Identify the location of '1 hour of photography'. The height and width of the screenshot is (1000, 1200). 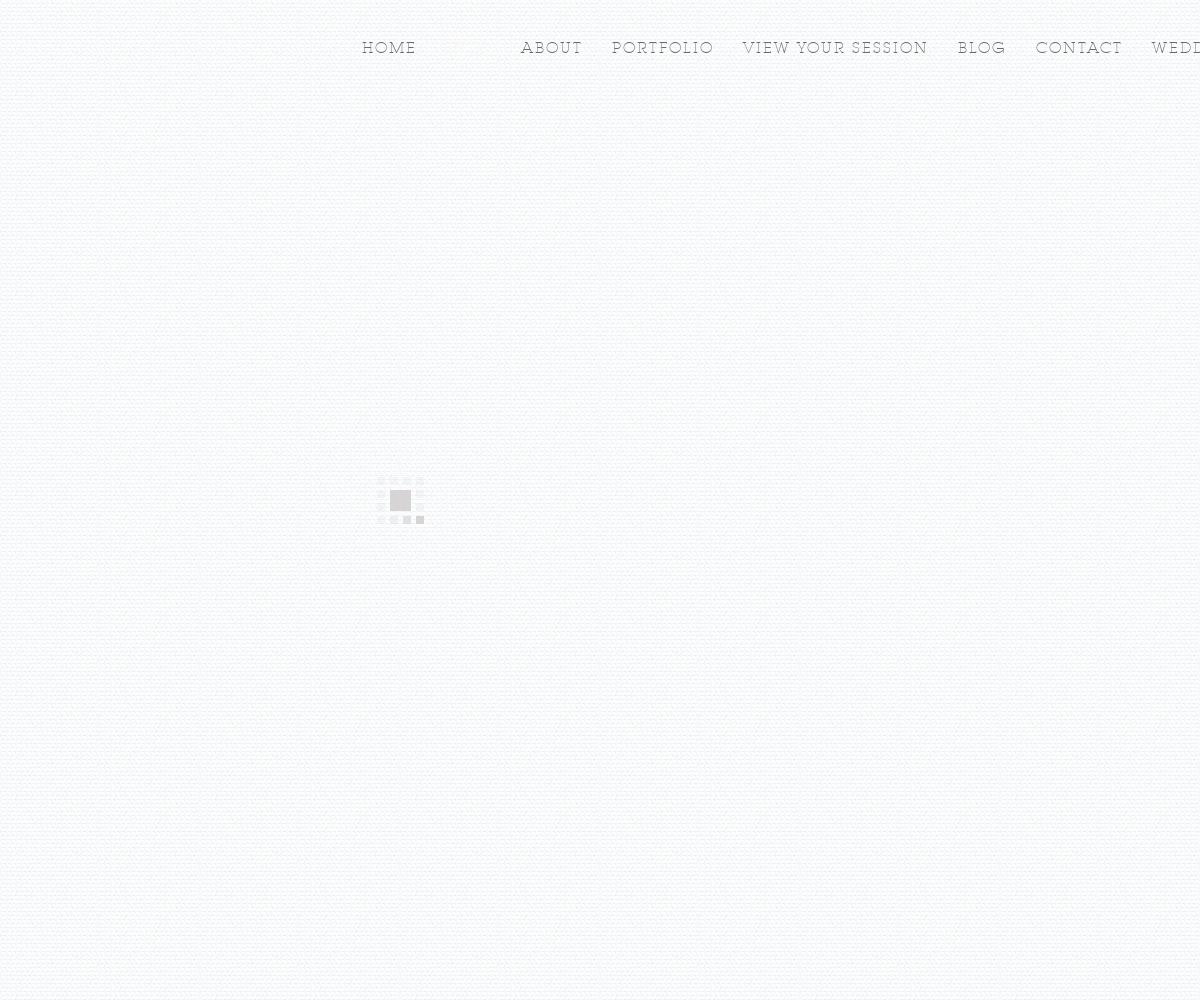
(512, 519).